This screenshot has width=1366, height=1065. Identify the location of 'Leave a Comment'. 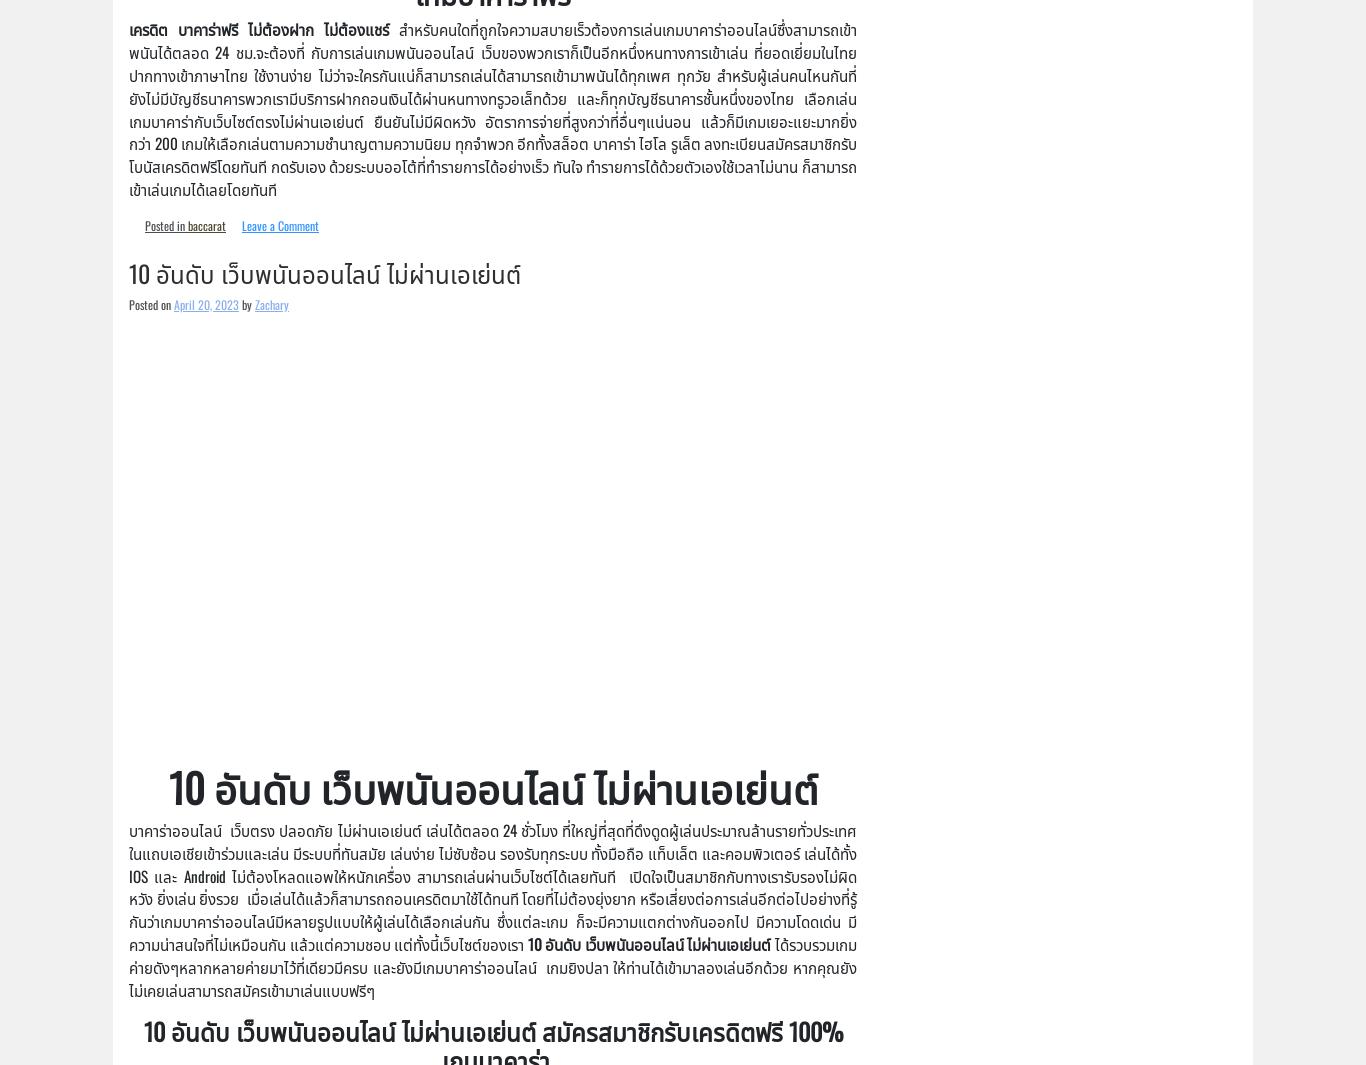
(280, 223).